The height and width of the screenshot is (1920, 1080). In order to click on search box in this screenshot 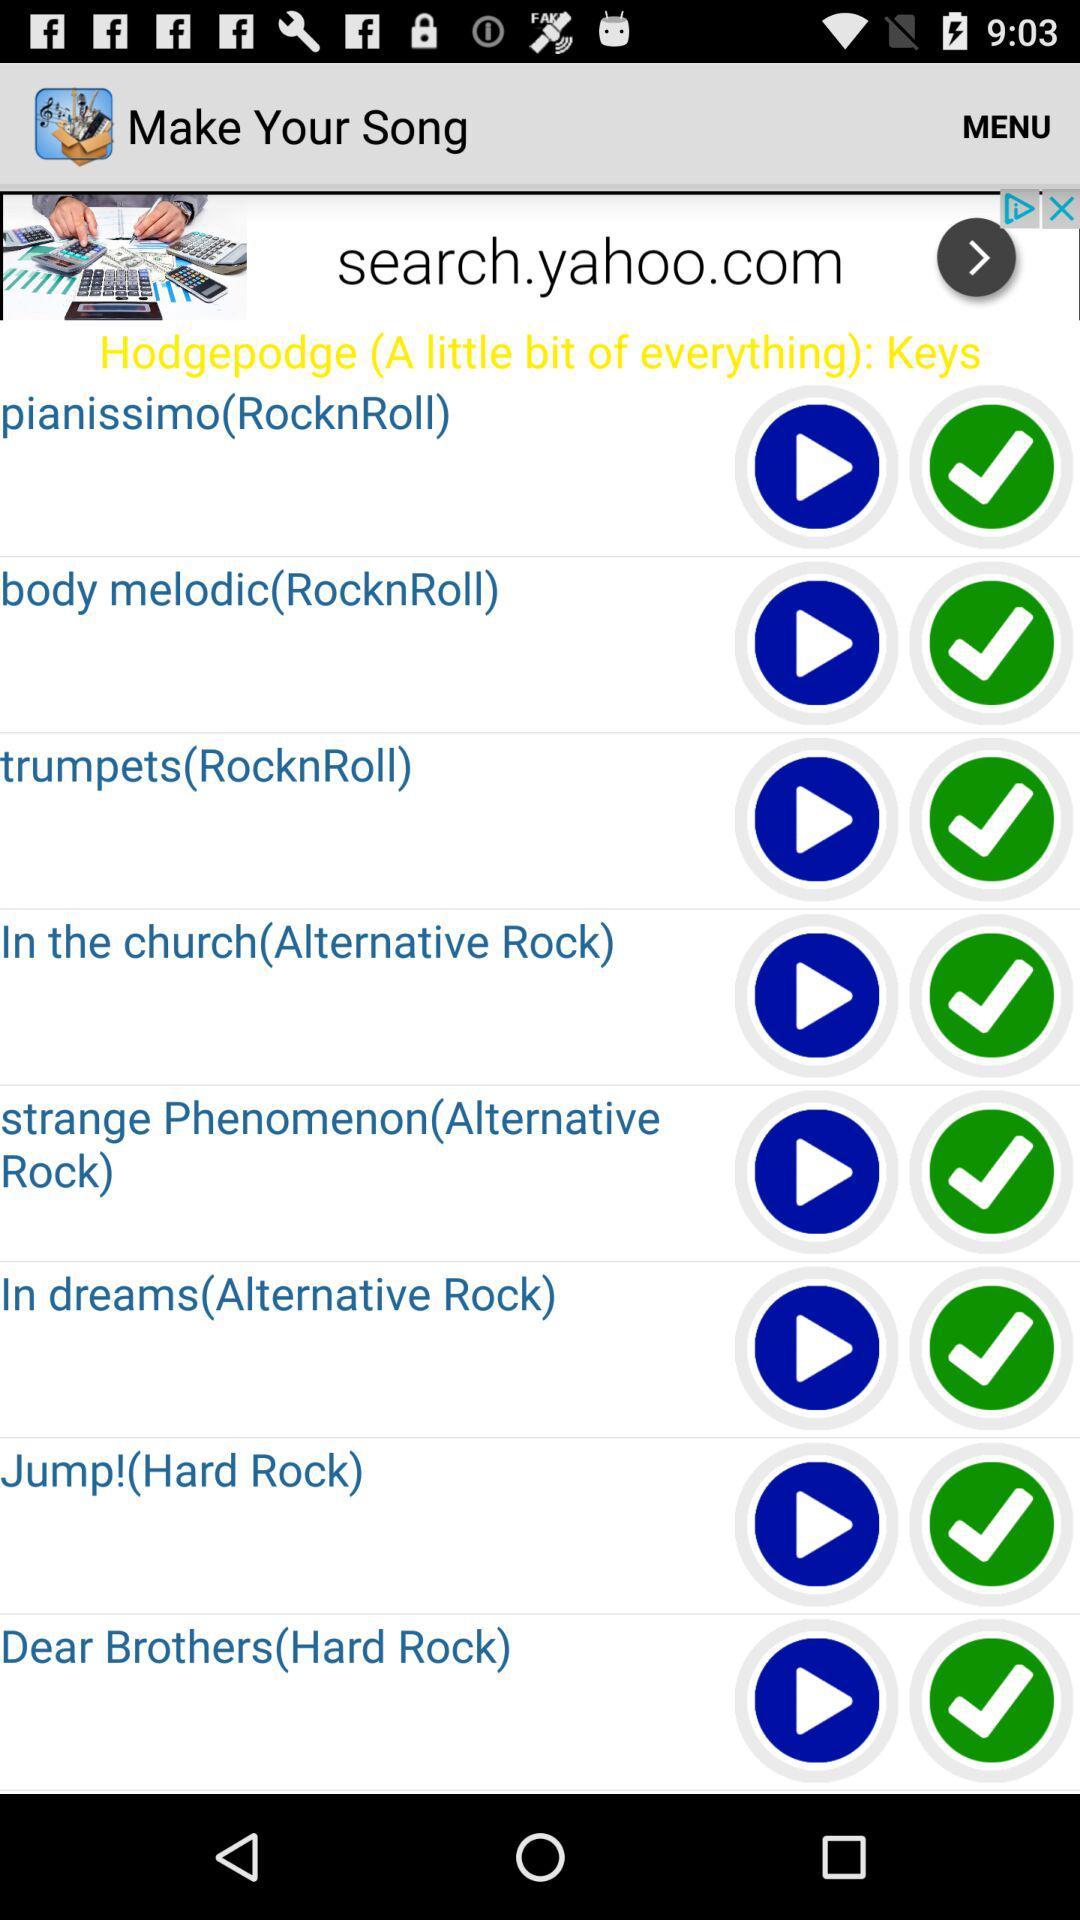, I will do `click(540, 253)`.